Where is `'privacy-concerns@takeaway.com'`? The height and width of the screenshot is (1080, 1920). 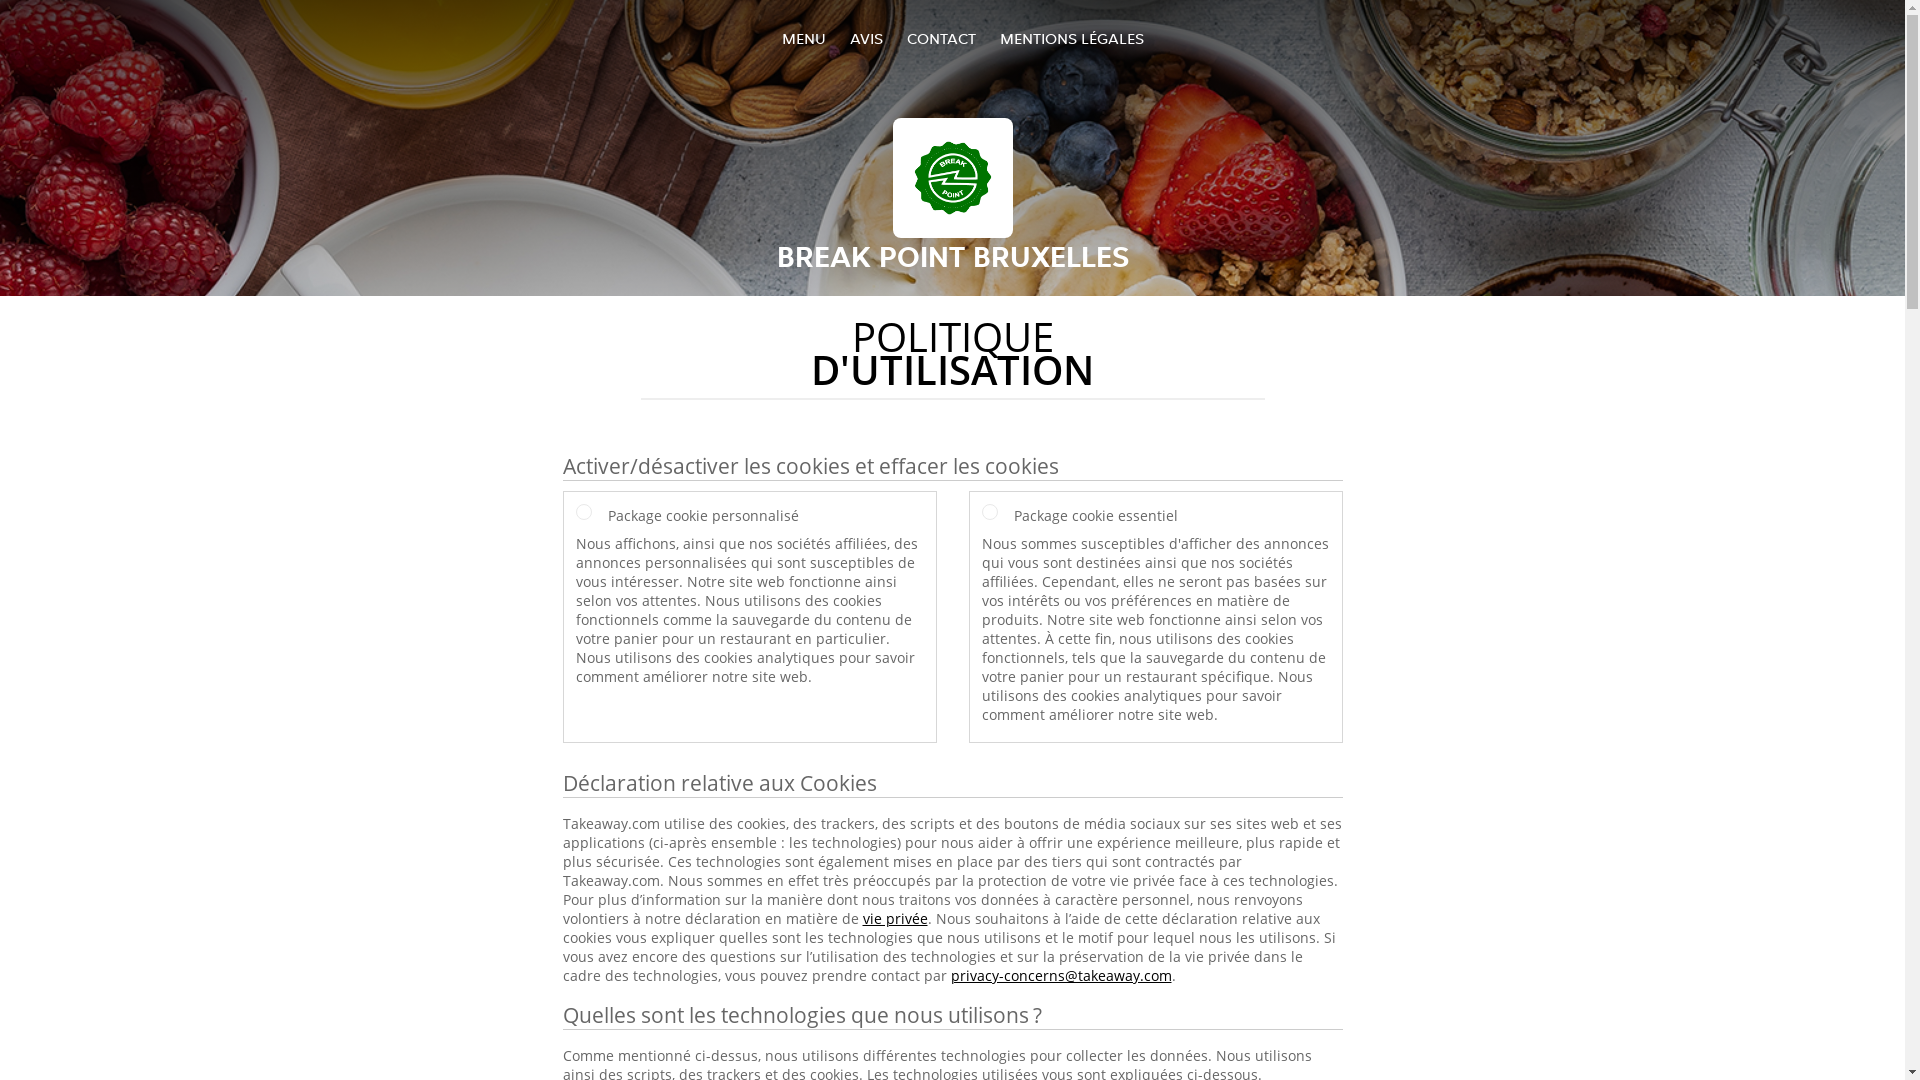 'privacy-concerns@takeaway.com' is located at coordinates (1059, 974).